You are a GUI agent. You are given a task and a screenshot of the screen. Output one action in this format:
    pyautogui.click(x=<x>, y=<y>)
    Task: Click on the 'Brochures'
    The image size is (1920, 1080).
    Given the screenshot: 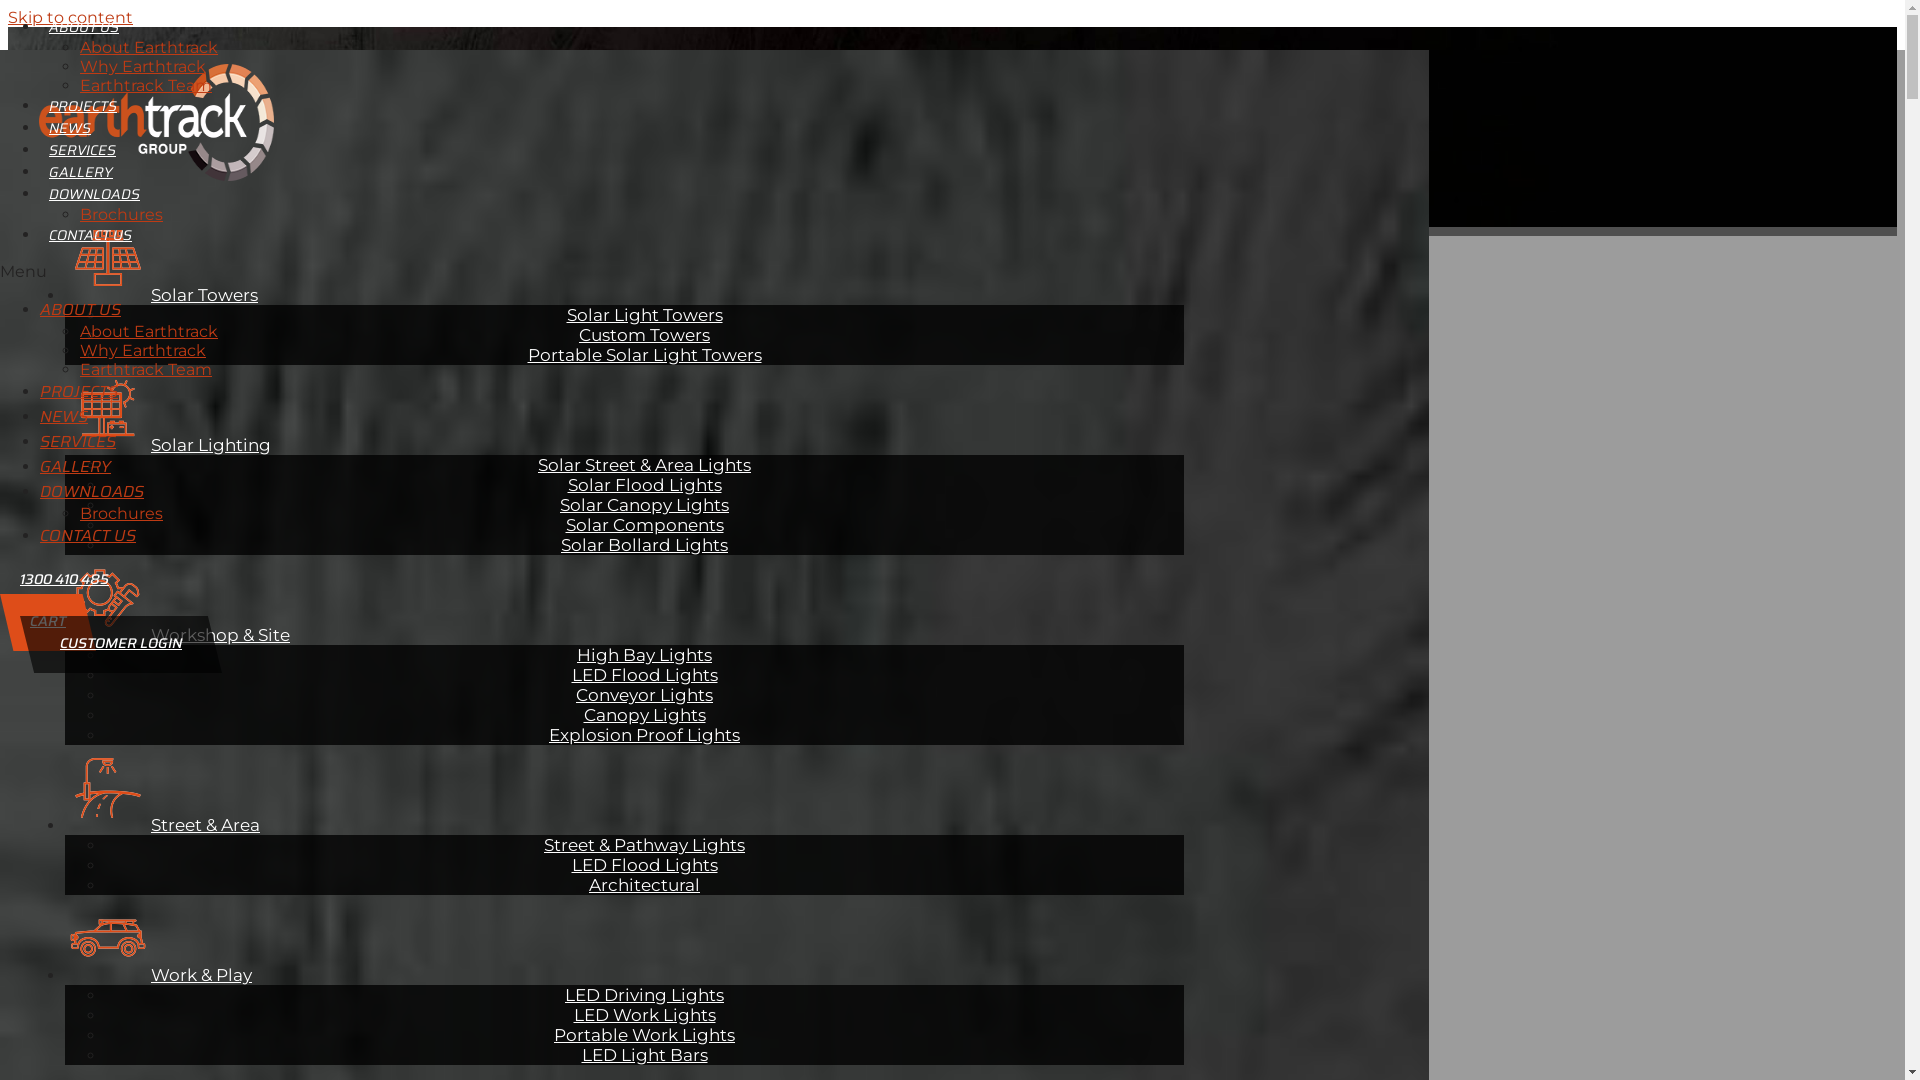 What is the action you would take?
    pyautogui.click(x=120, y=214)
    